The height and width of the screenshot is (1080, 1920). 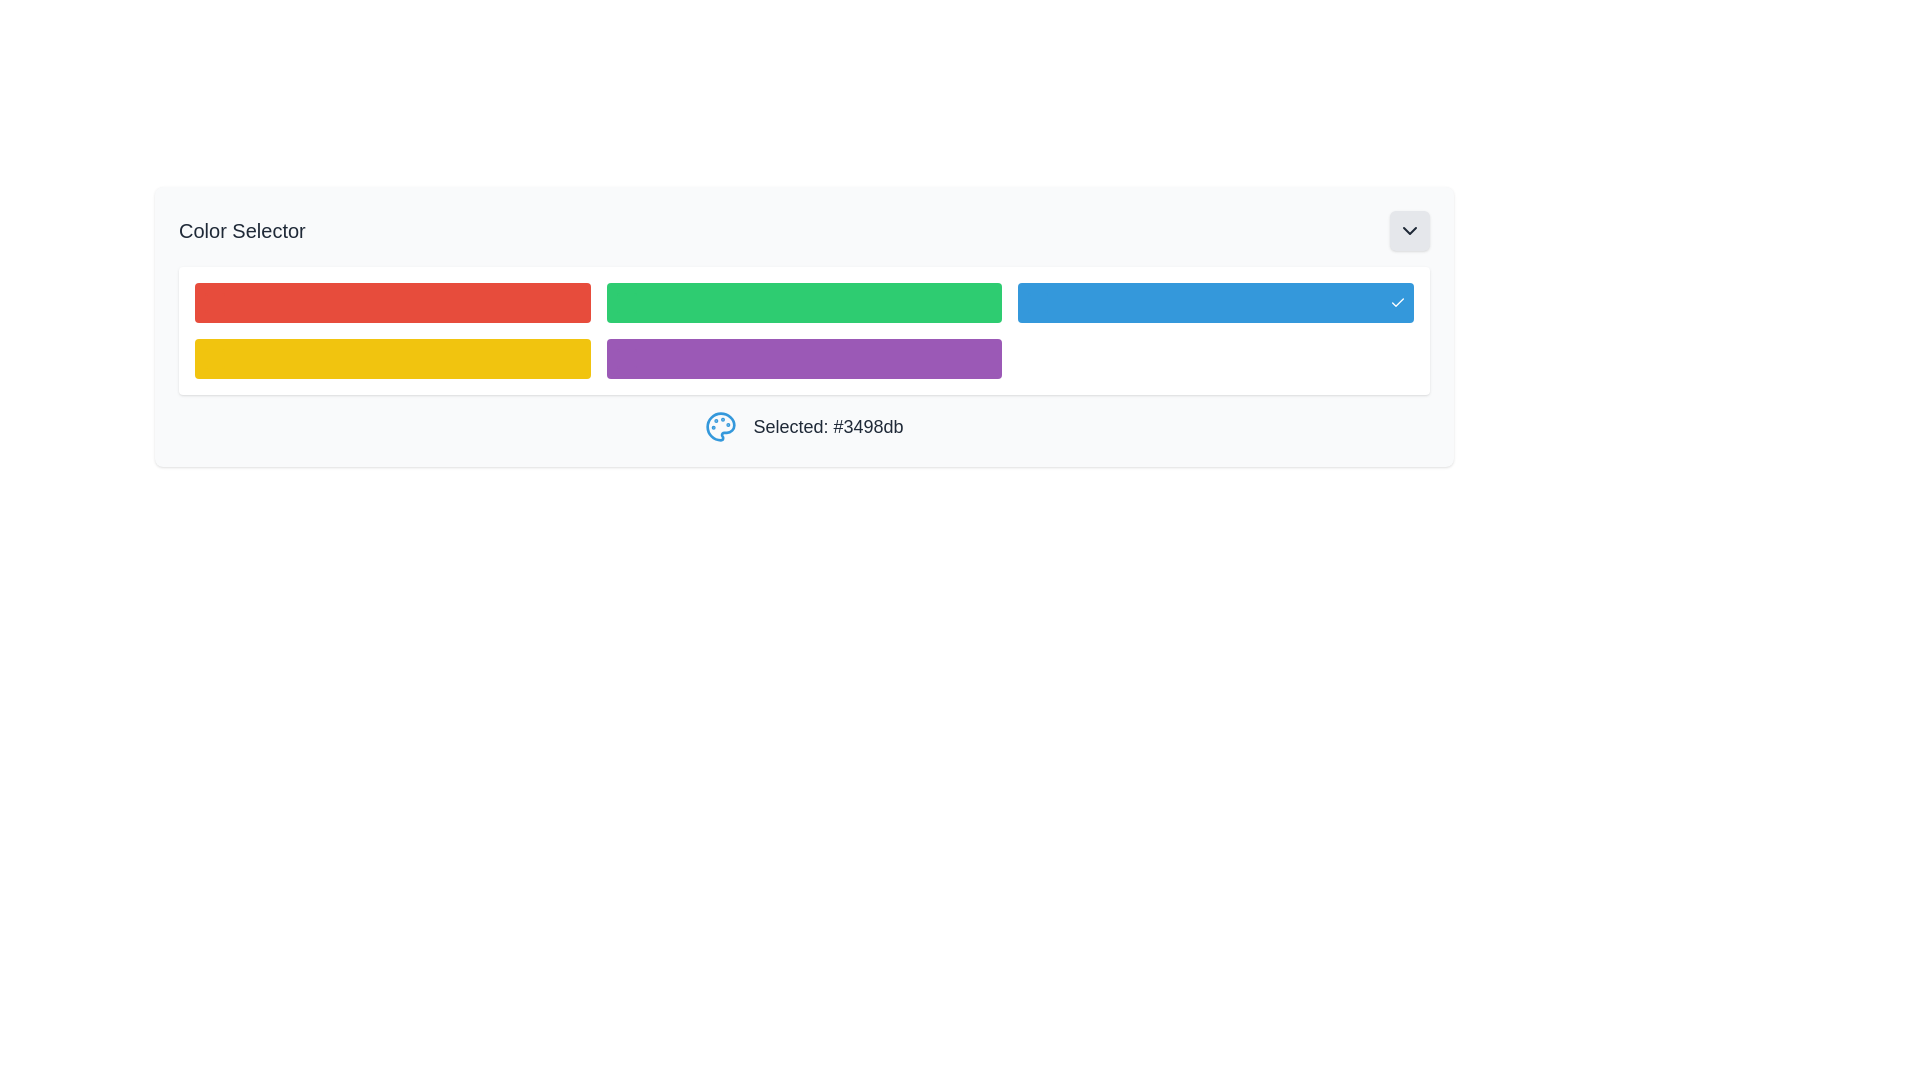 I want to click on the selected color icon located within the 'Selected: #3498db' display at the bottom of the color selection section, so click(x=720, y=426).